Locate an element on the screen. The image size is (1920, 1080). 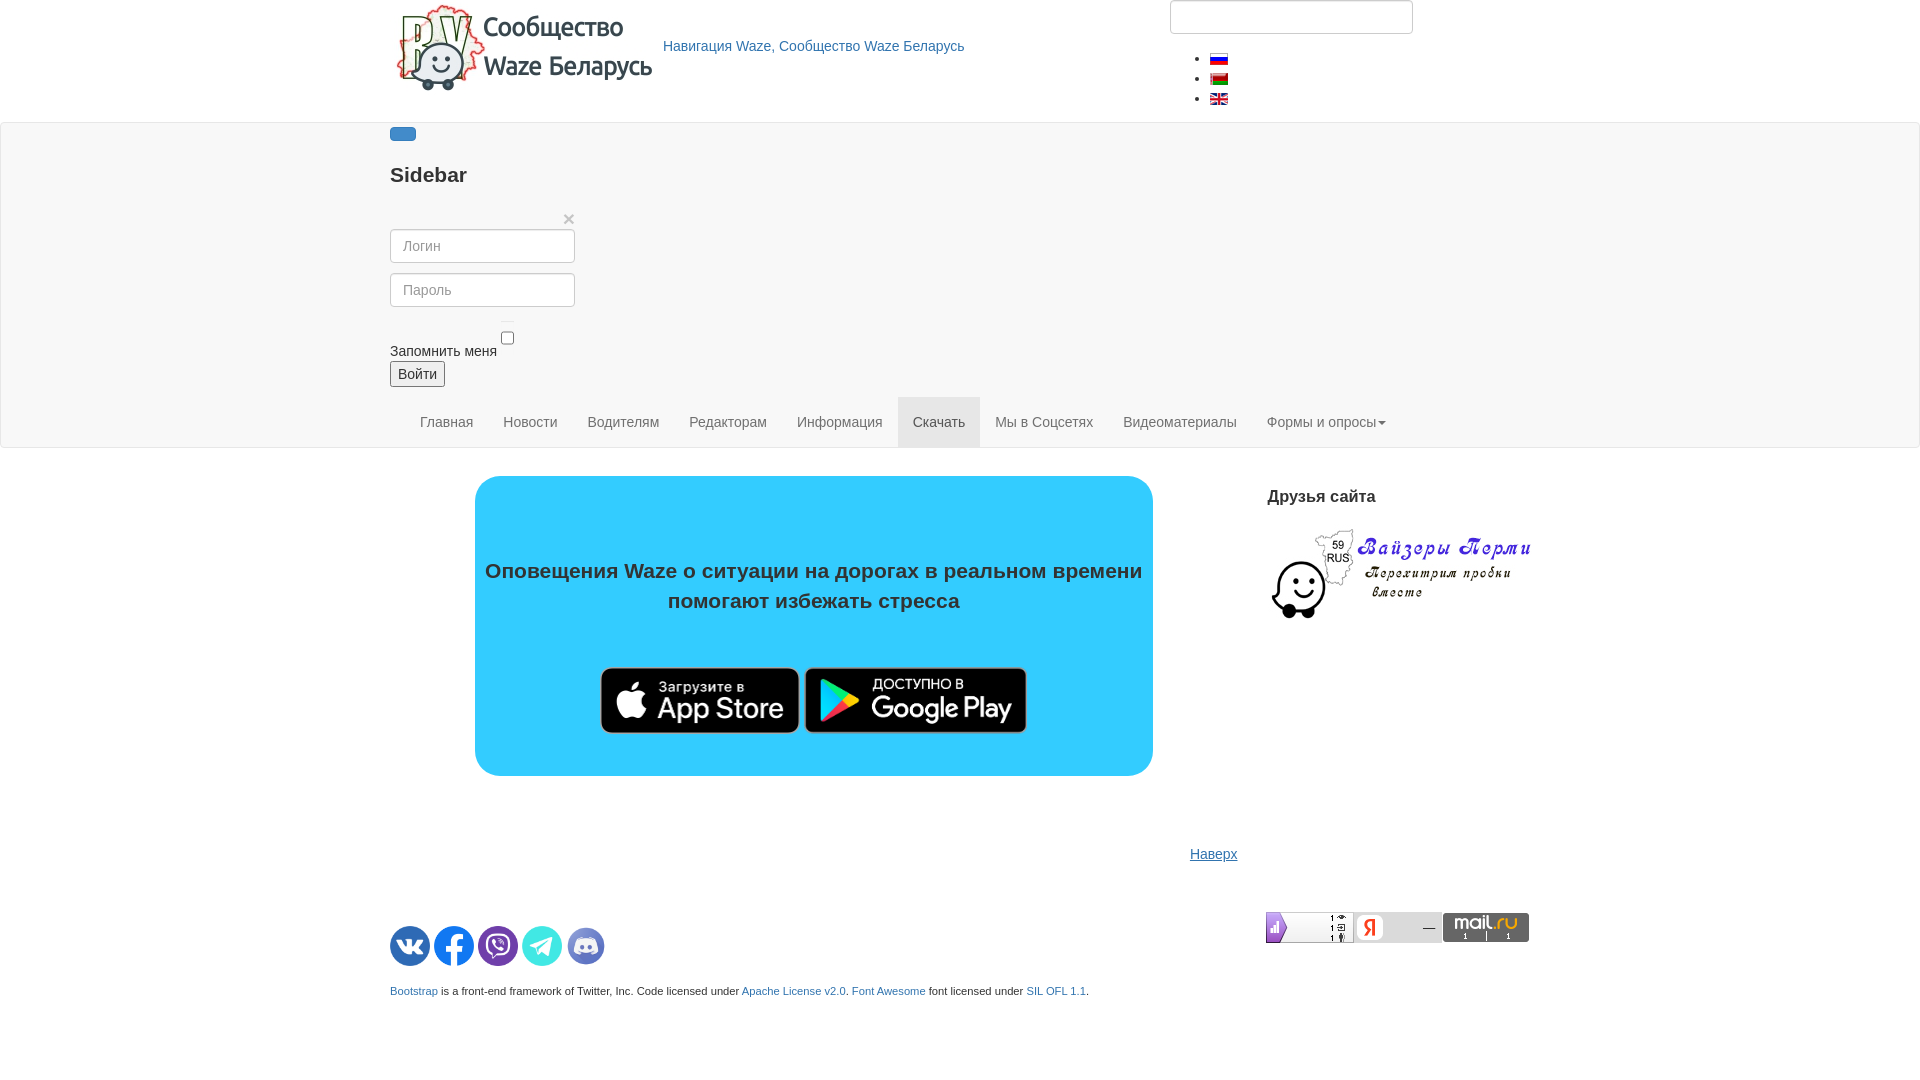
'Apache License v2.0' is located at coordinates (741, 991).